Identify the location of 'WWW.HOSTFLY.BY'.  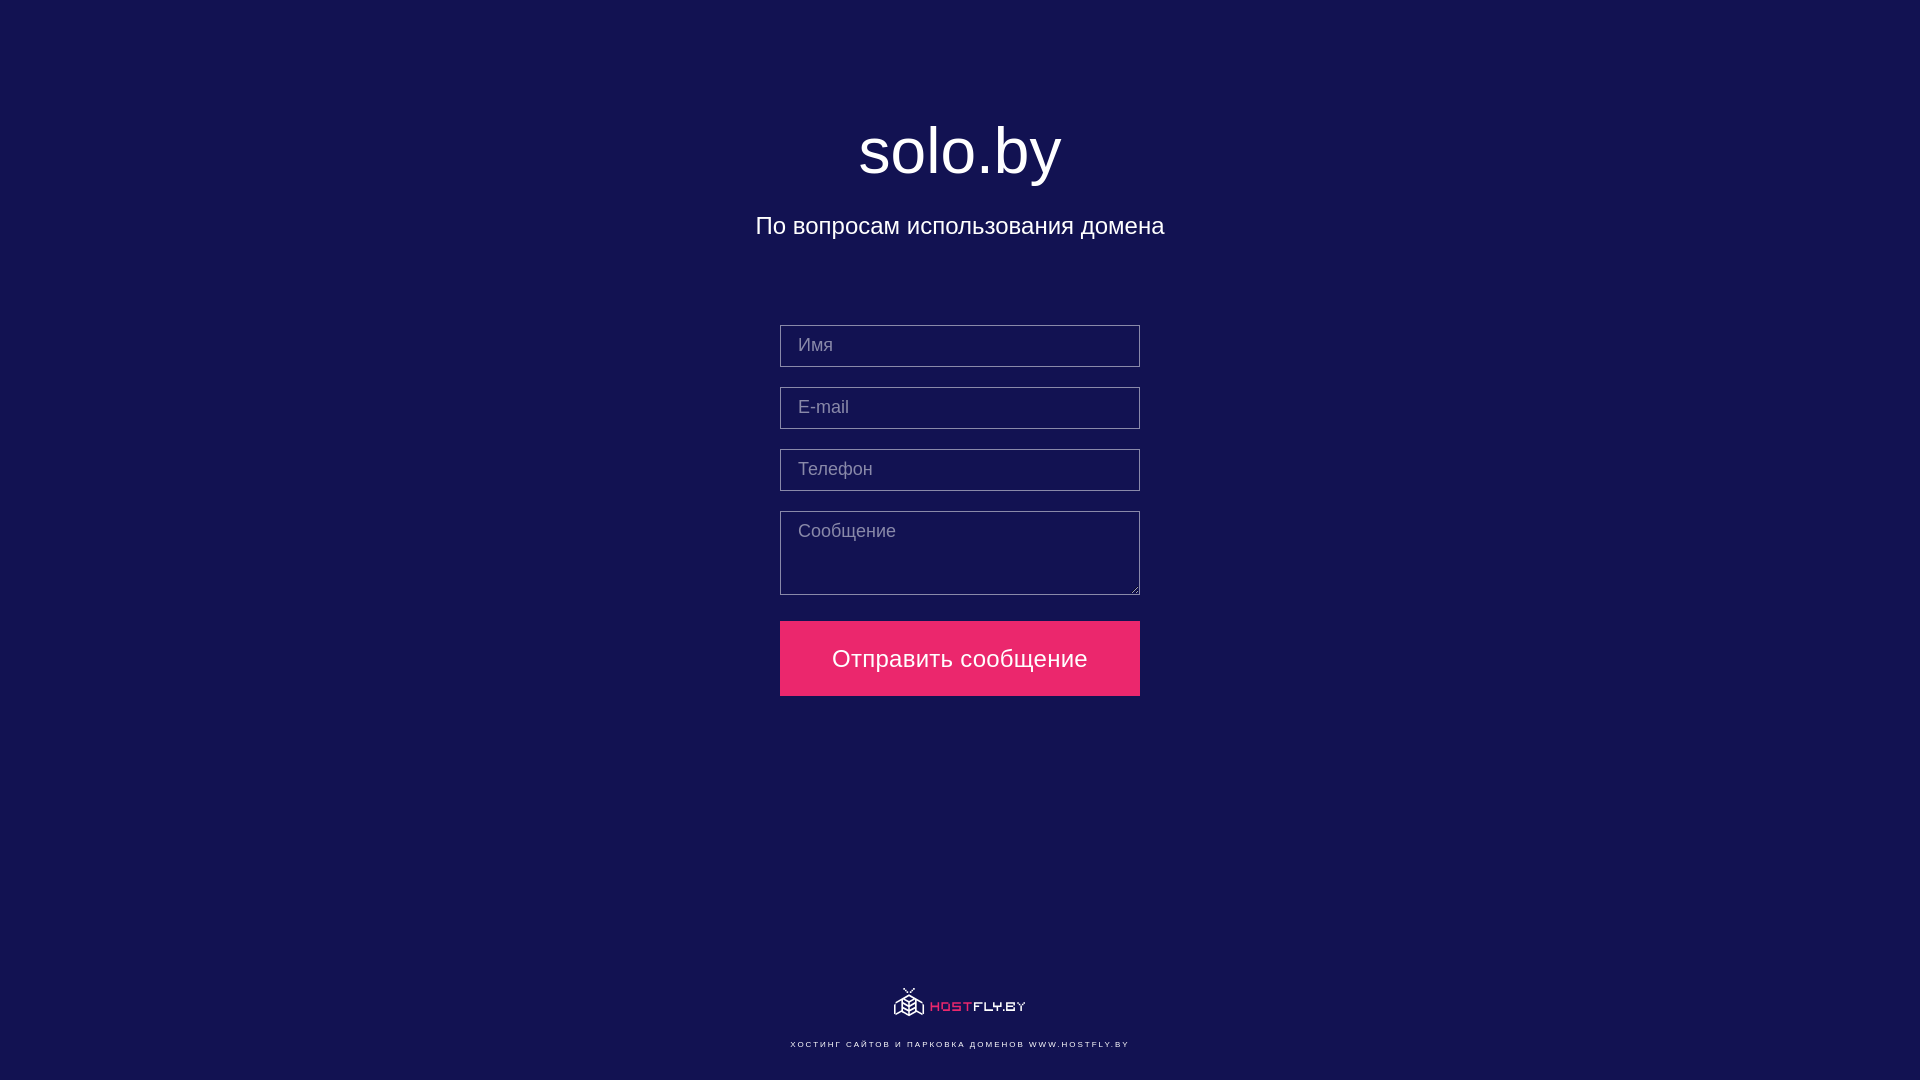
(1078, 1043).